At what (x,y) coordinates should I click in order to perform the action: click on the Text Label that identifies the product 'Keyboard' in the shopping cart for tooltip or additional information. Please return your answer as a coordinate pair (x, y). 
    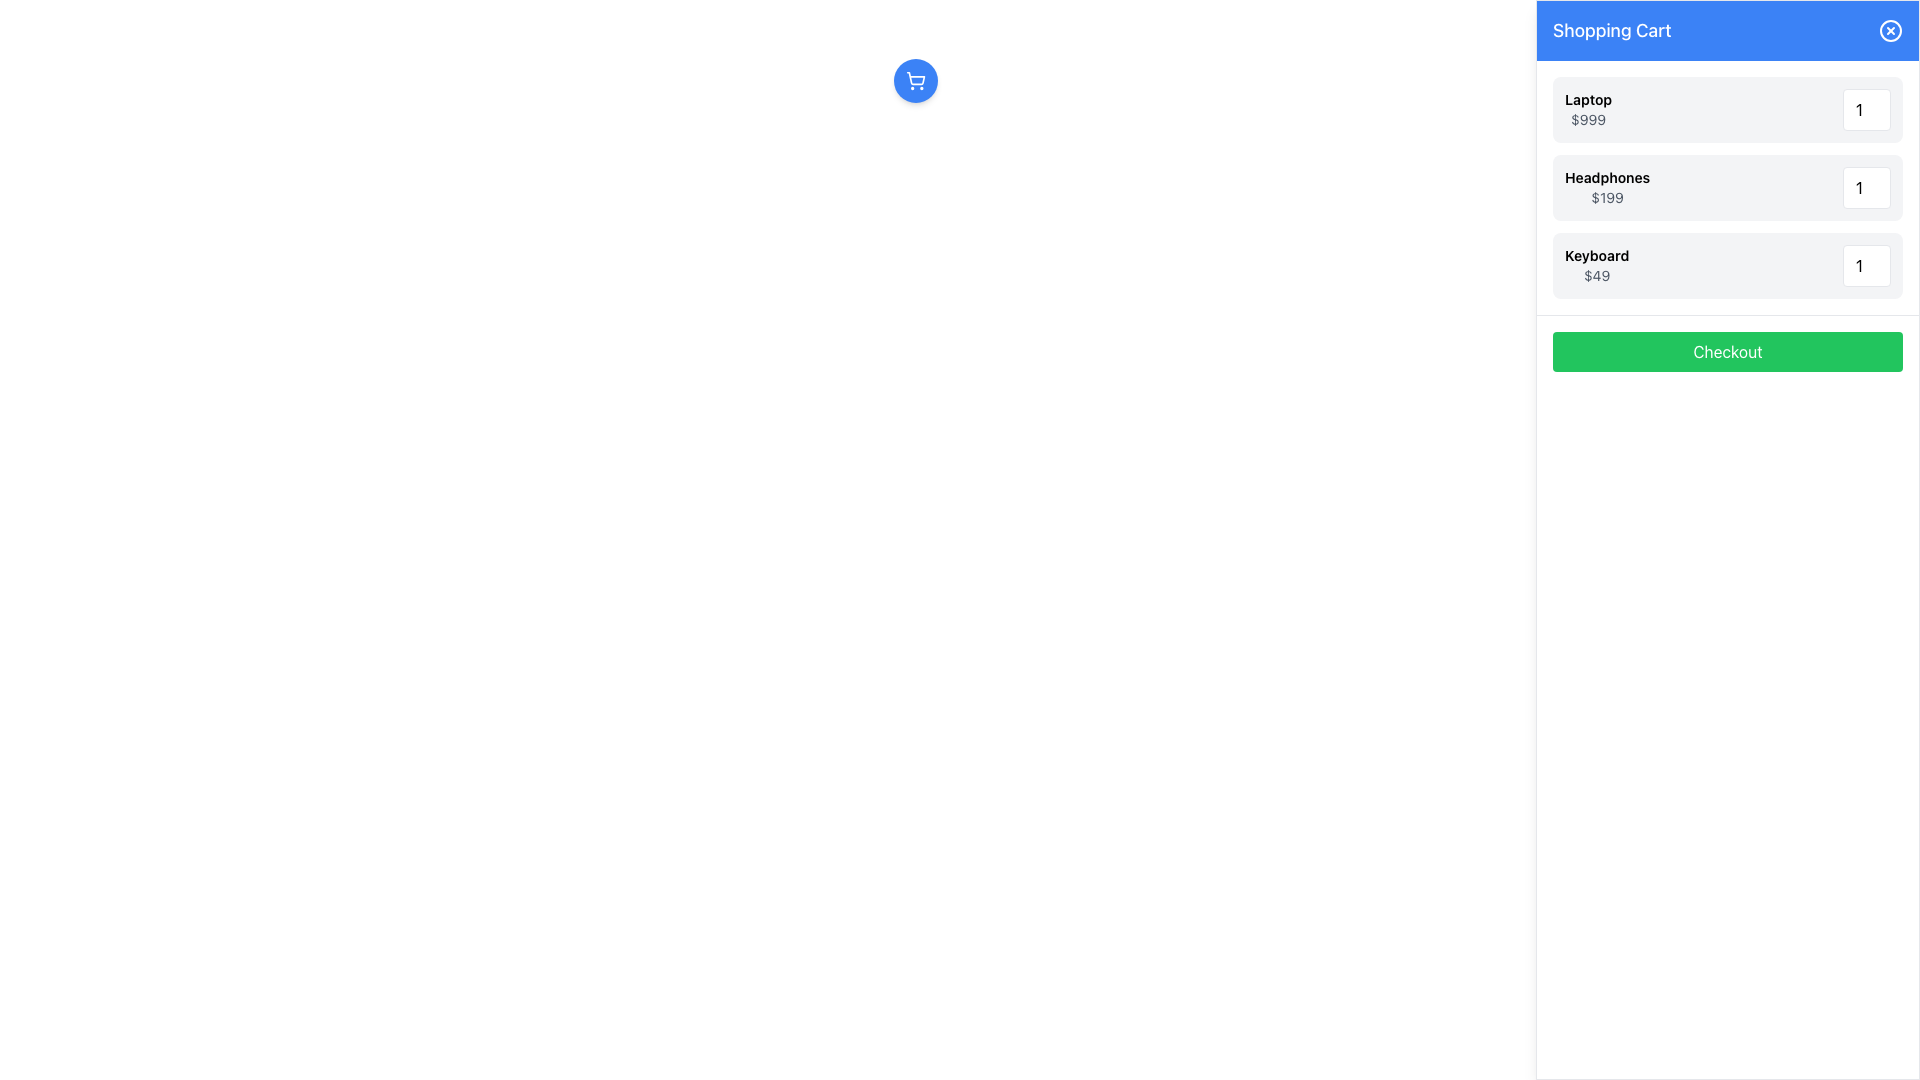
    Looking at the image, I should click on (1596, 254).